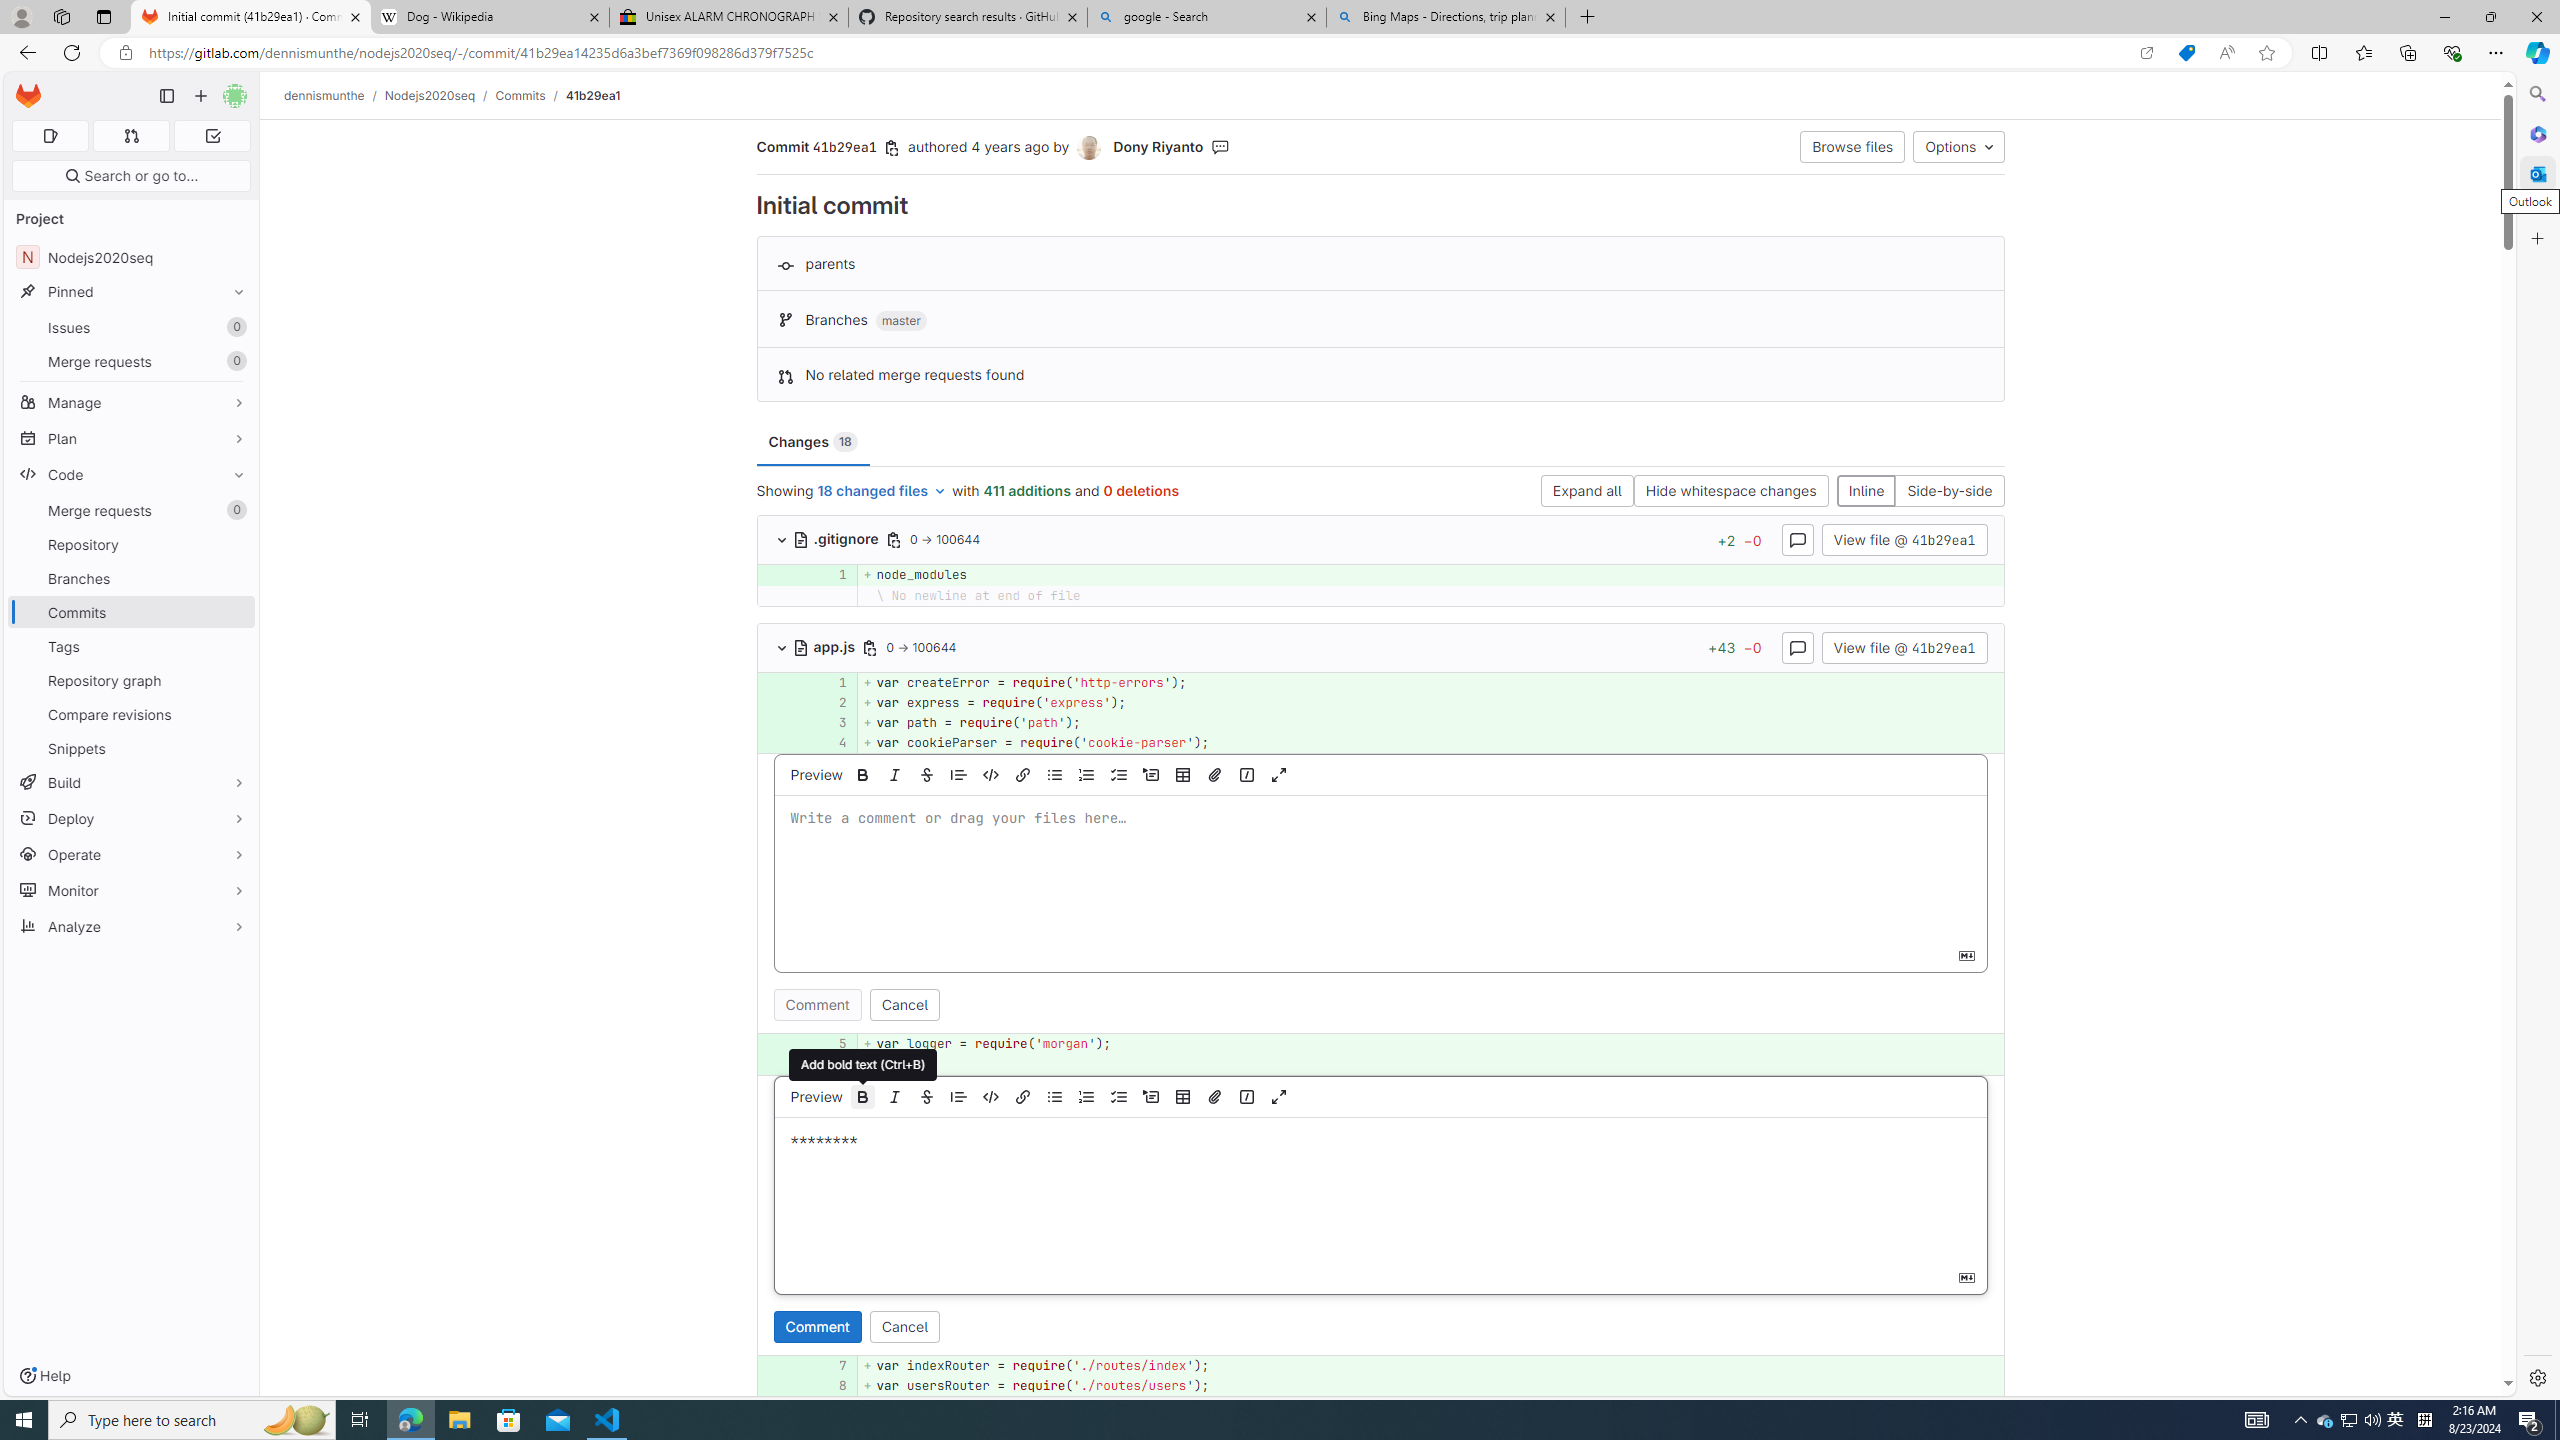 Image resolution: width=2560 pixels, height=1440 pixels. I want to click on 'Outlook', so click(2535, 172).